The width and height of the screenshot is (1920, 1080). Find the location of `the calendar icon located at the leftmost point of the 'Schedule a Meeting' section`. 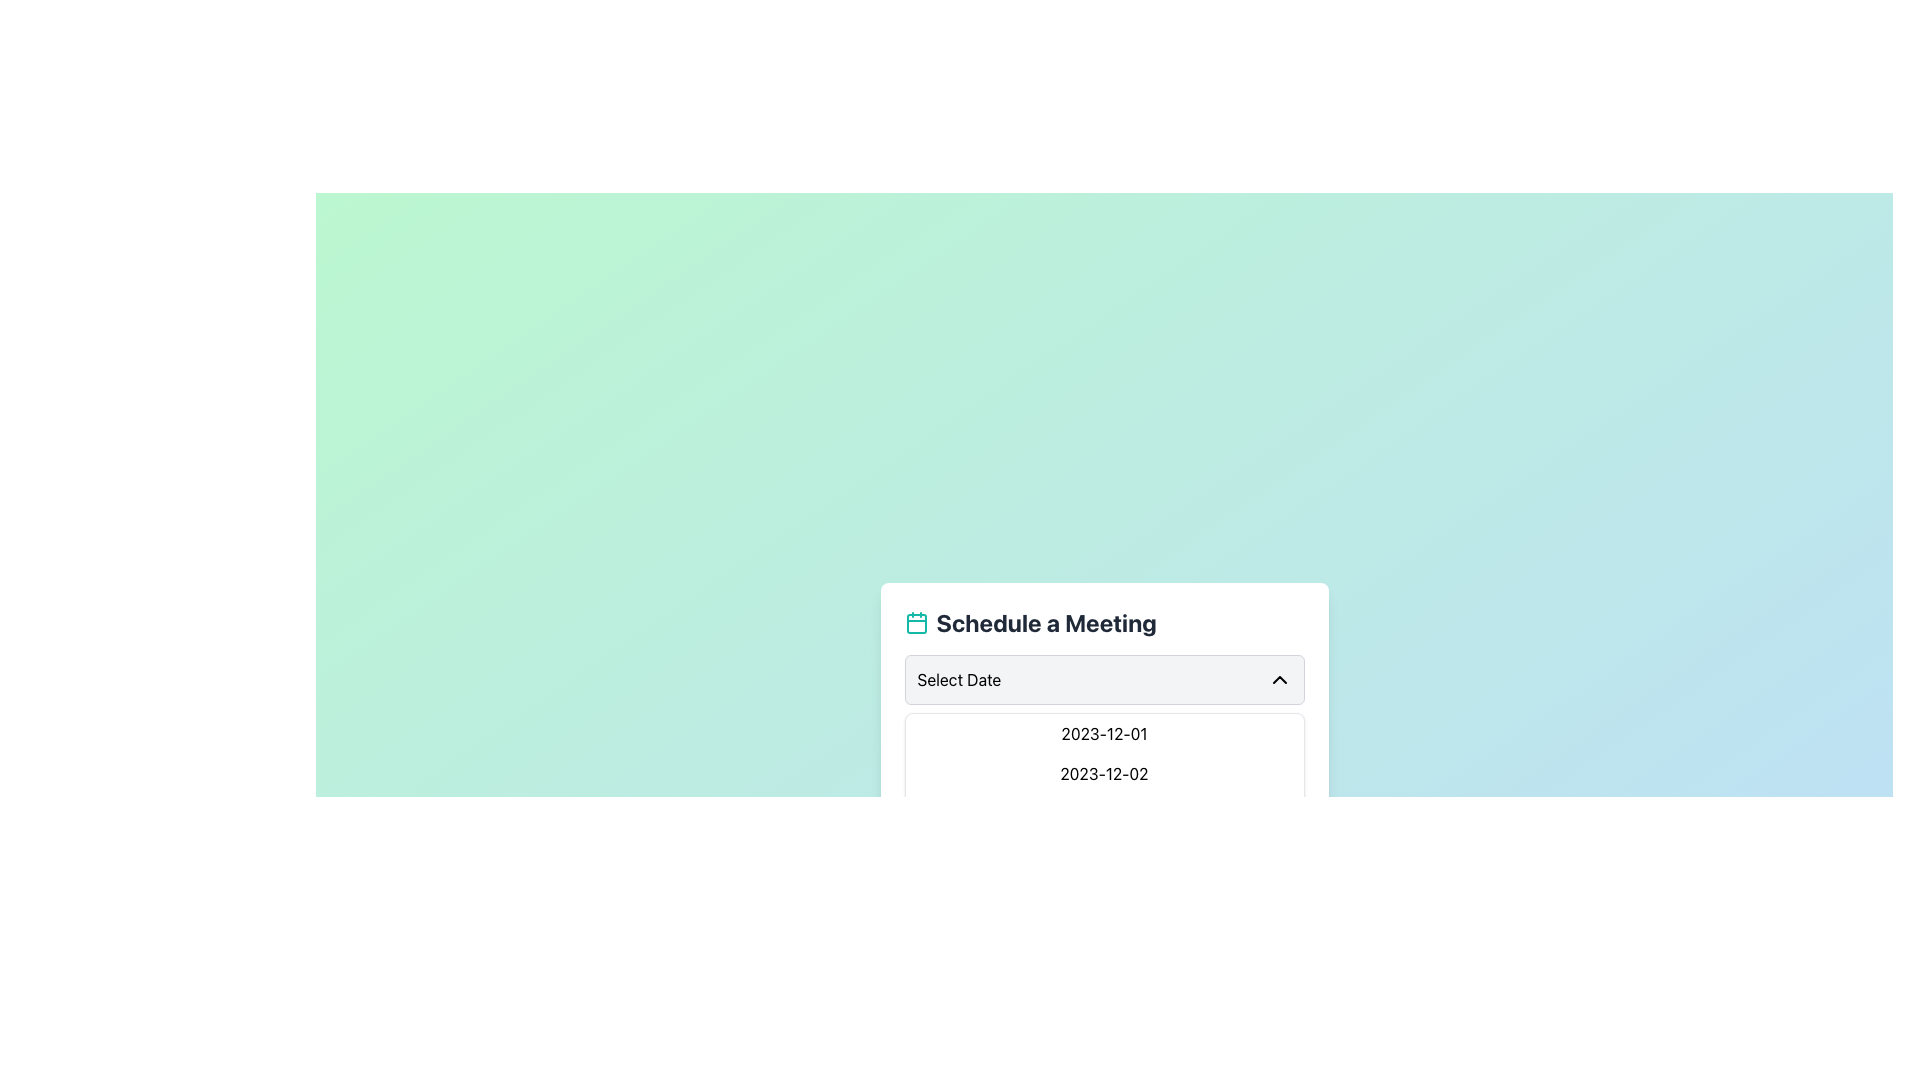

the calendar icon located at the leftmost point of the 'Schedule a Meeting' section is located at coordinates (915, 622).